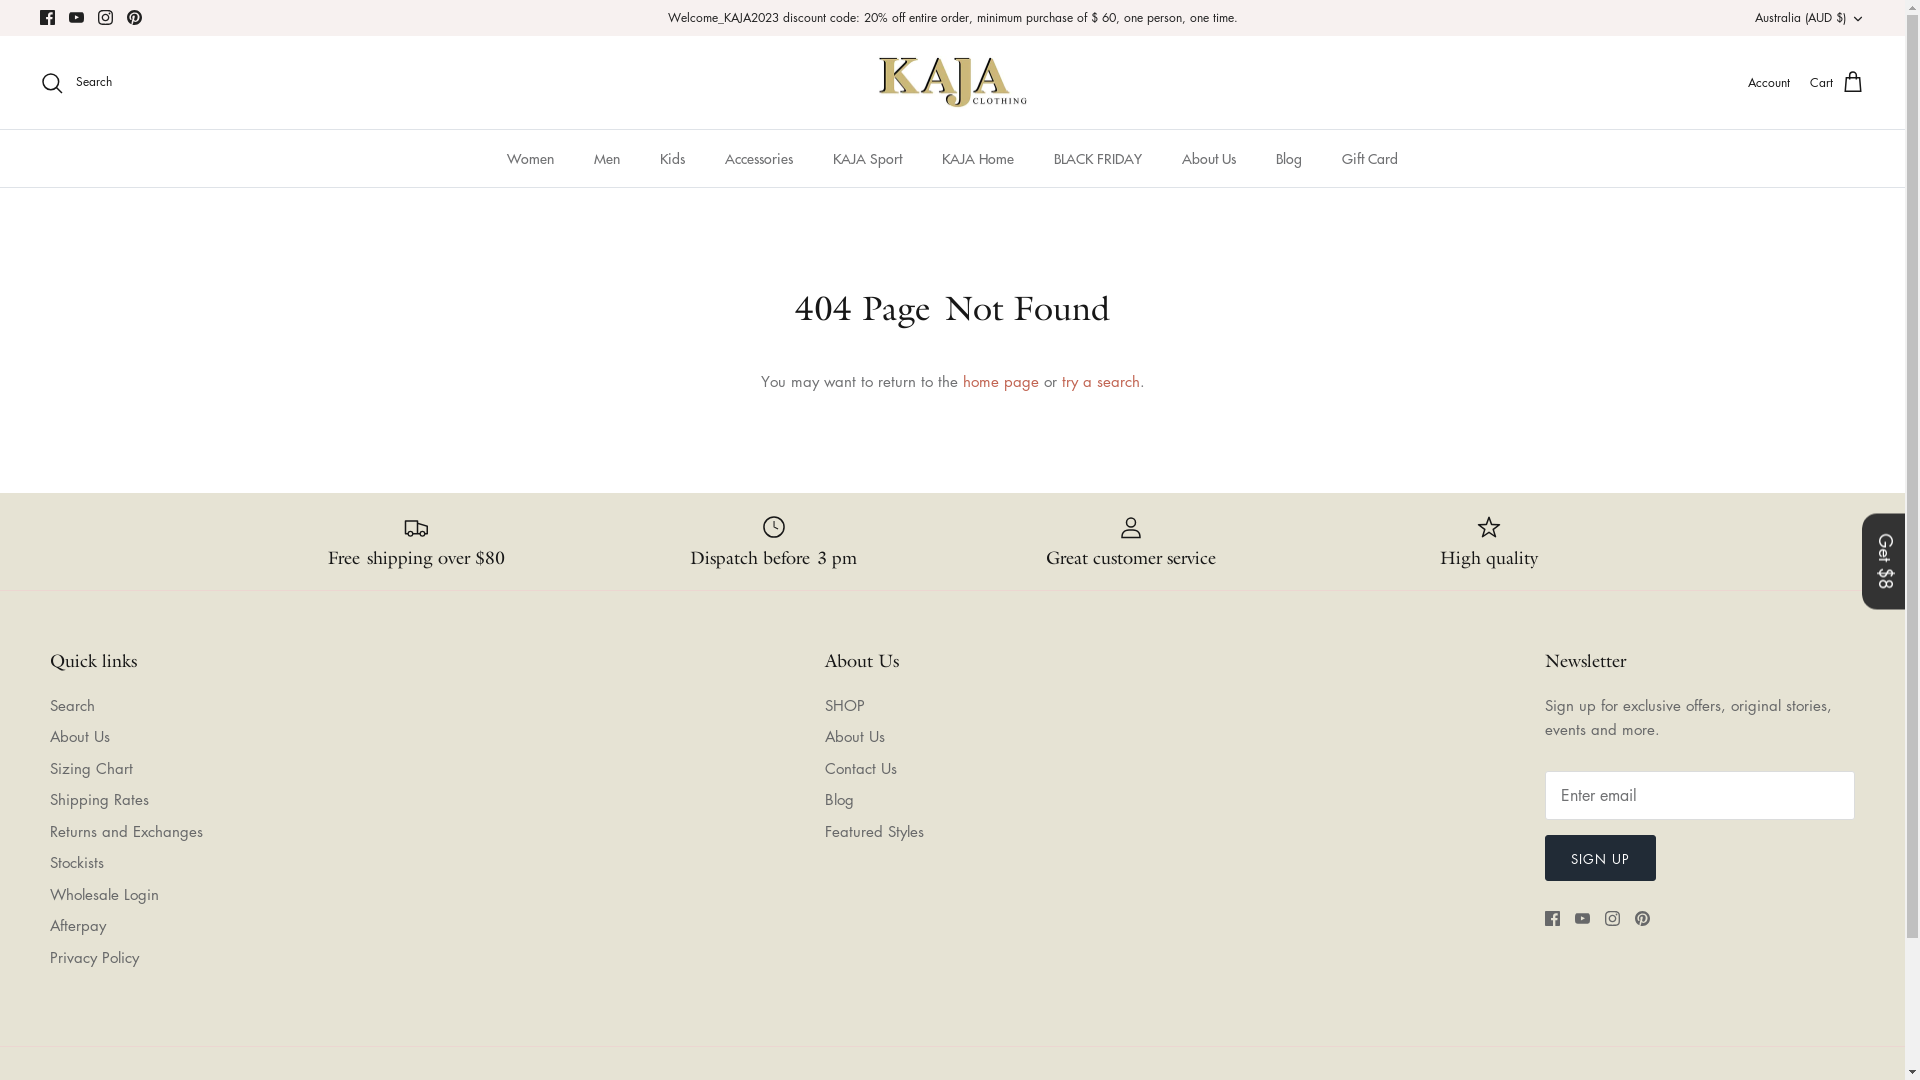 The height and width of the screenshot is (1080, 1920). Describe the element at coordinates (859, 766) in the screenshot. I see `'Contact Us'` at that location.